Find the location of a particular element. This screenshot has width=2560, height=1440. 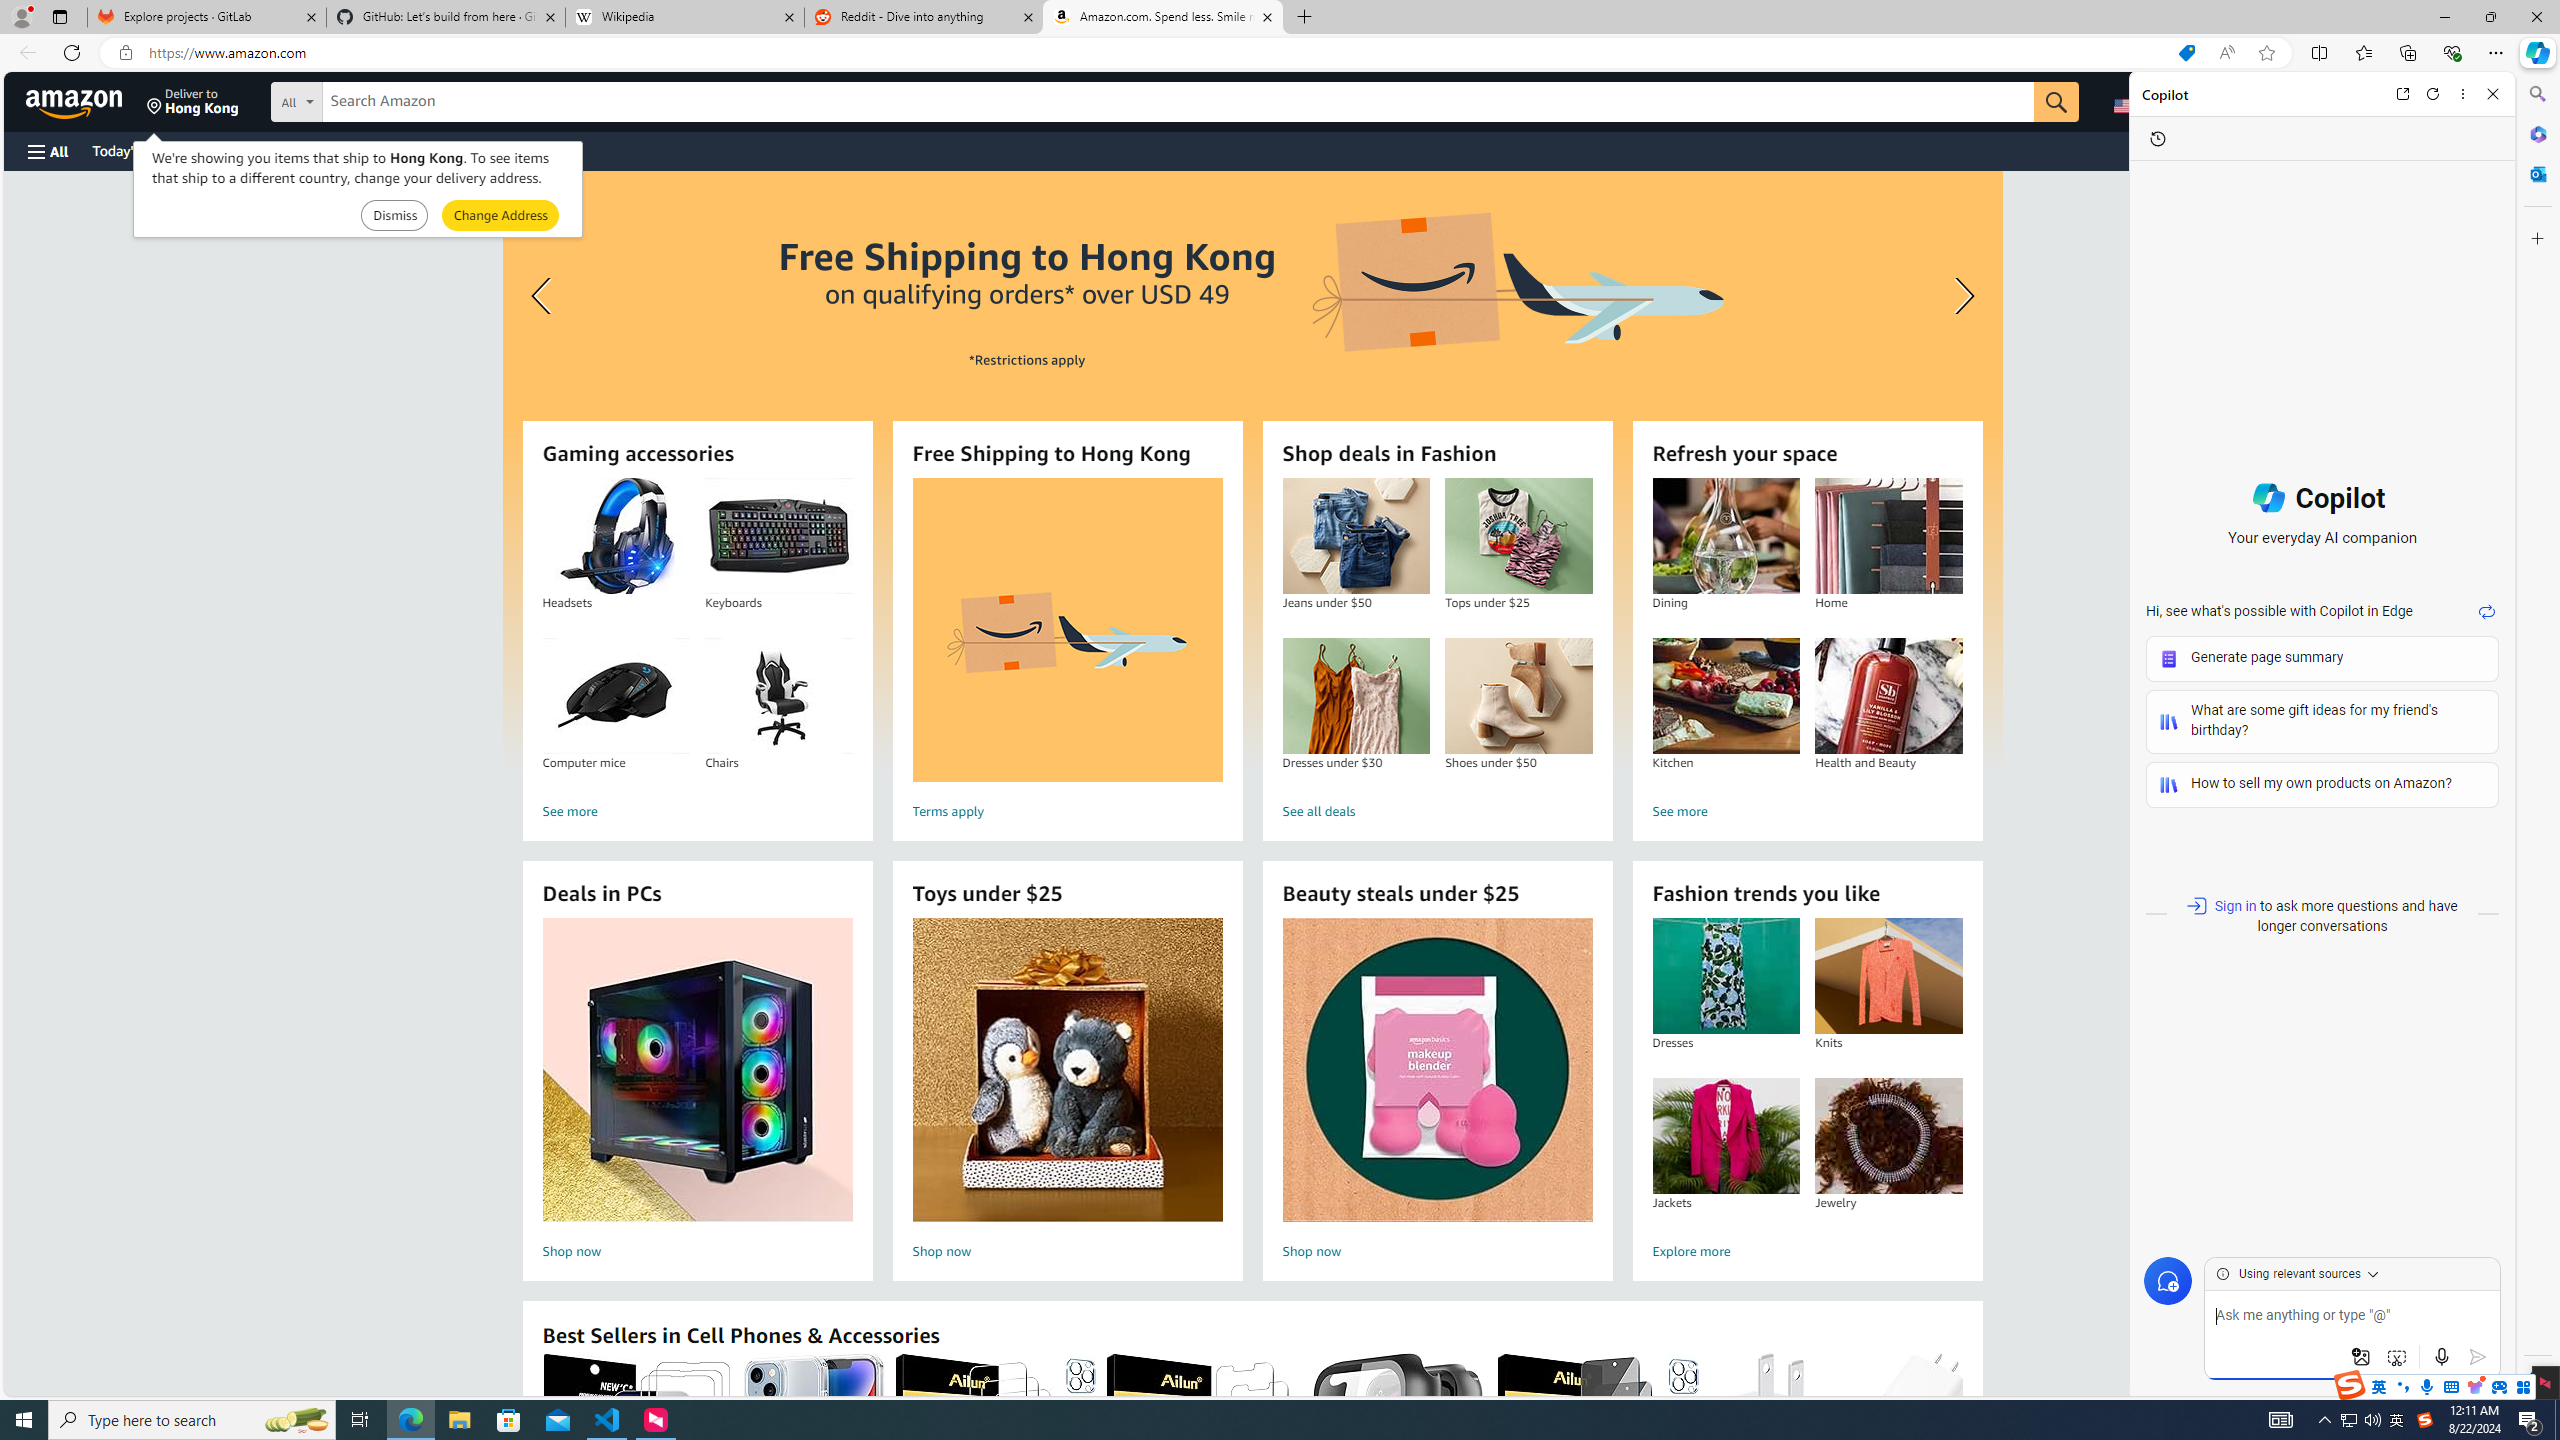

'Toys under $25 Shop now' is located at coordinates (1067, 1091).